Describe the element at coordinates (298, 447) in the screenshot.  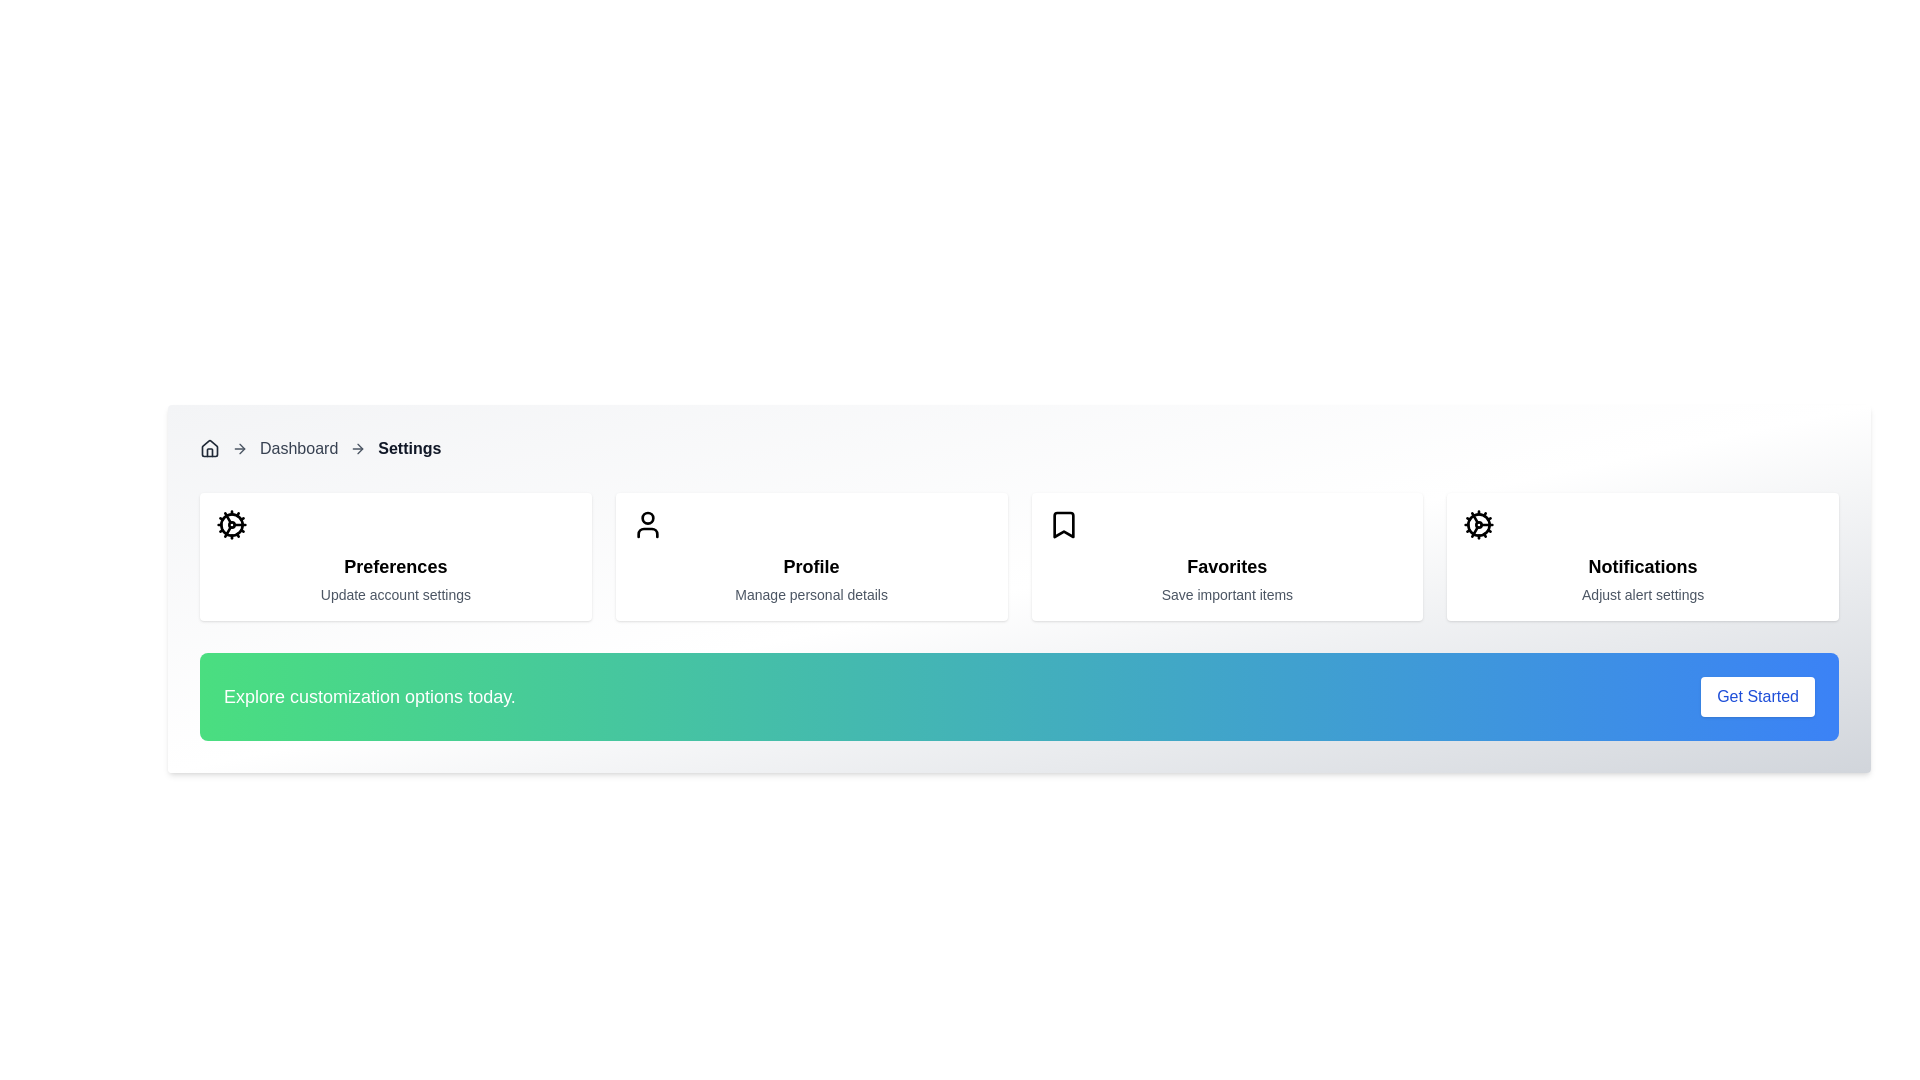
I see `the 'Dashboard' text label` at that location.